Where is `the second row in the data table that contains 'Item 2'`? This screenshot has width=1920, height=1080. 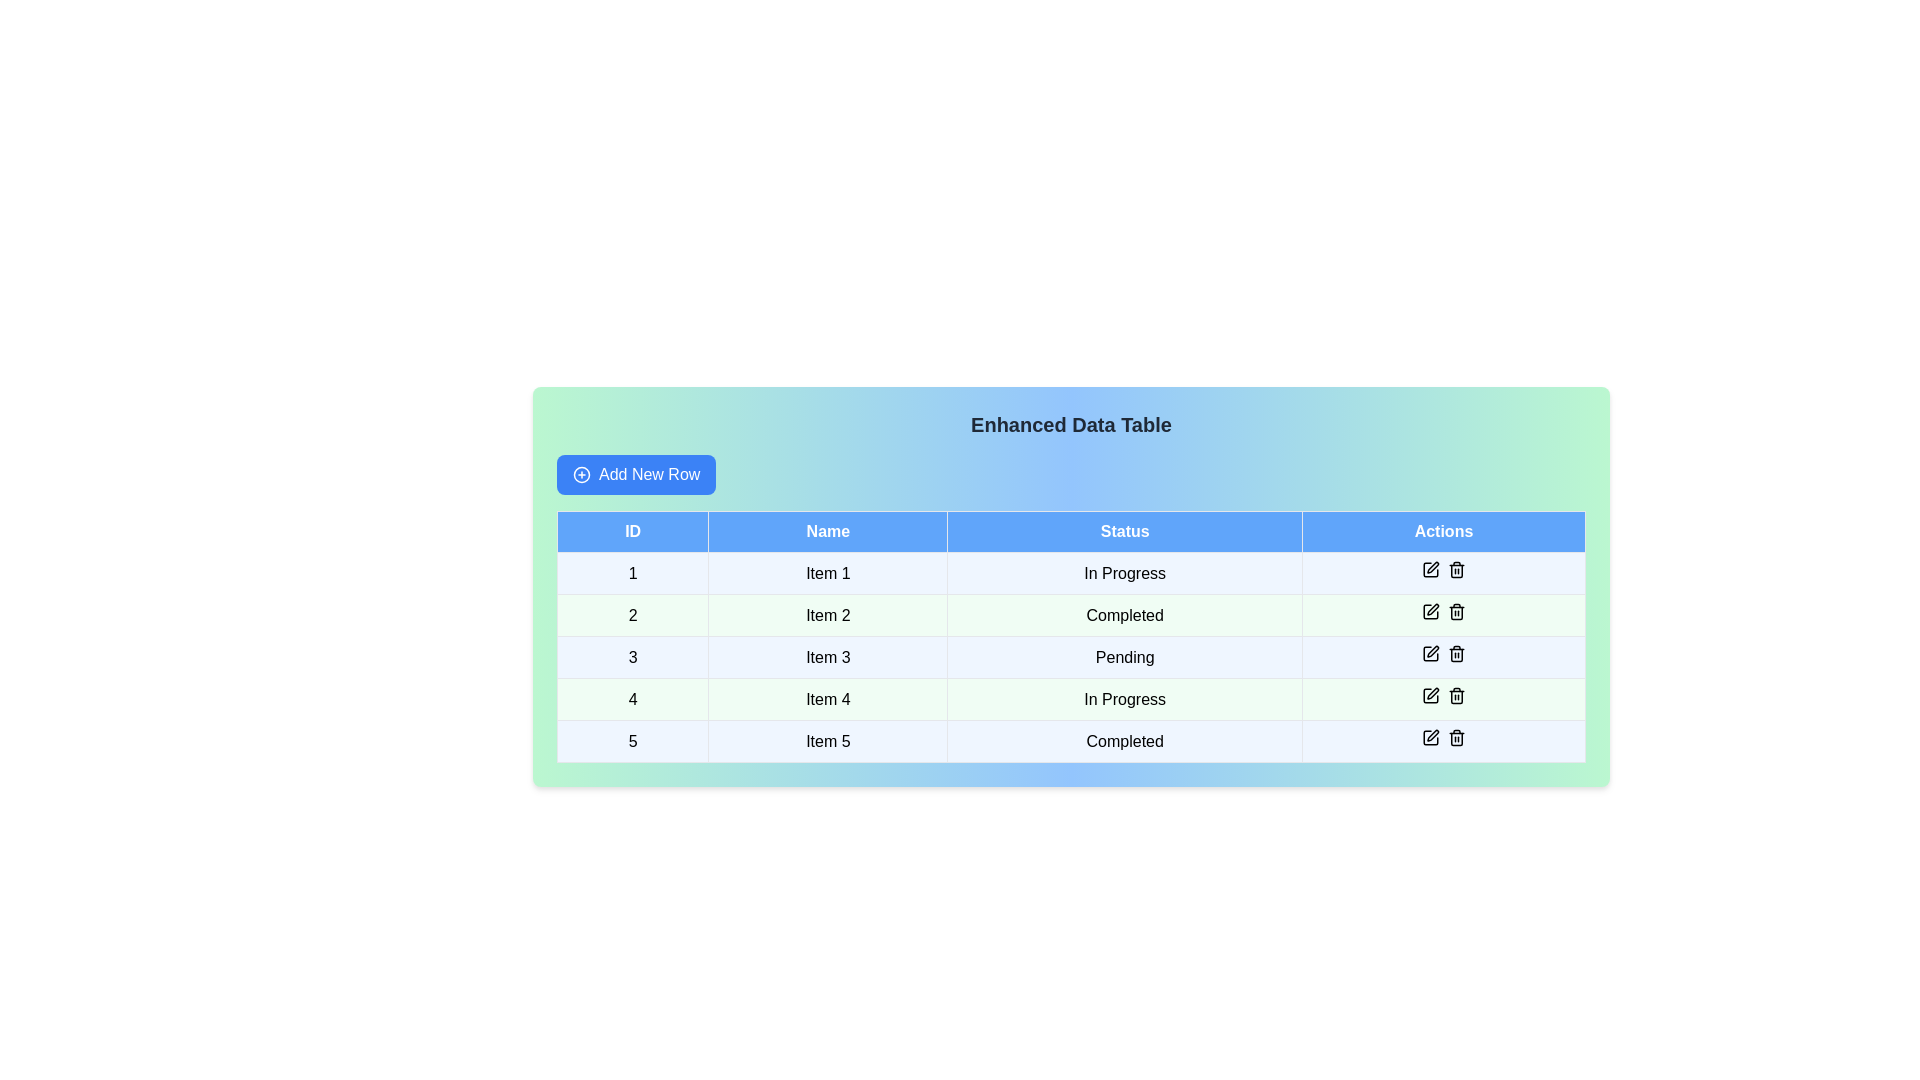
the second row in the data table that contains 'Item 2' is located at coordinates (1070, 614).